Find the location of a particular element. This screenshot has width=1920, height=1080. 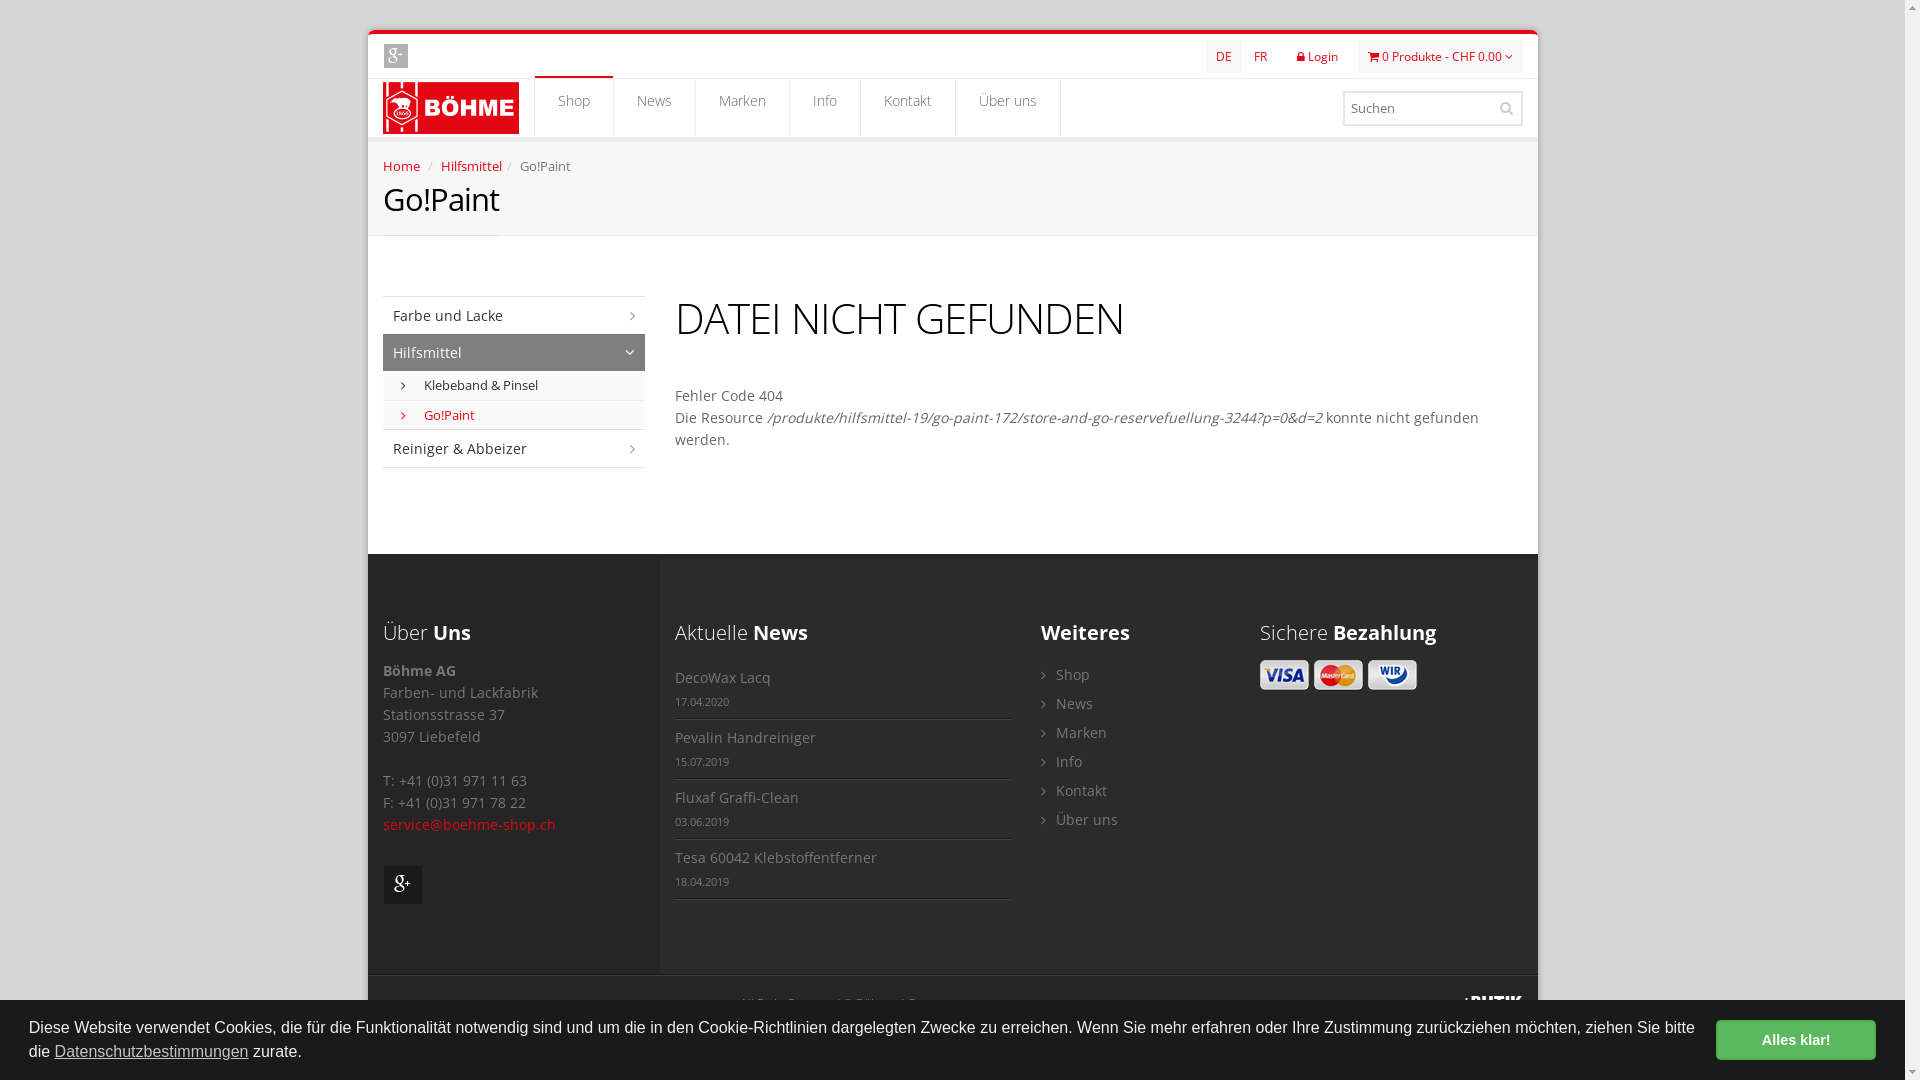

'Login' is located at coordinates (1316, 55).